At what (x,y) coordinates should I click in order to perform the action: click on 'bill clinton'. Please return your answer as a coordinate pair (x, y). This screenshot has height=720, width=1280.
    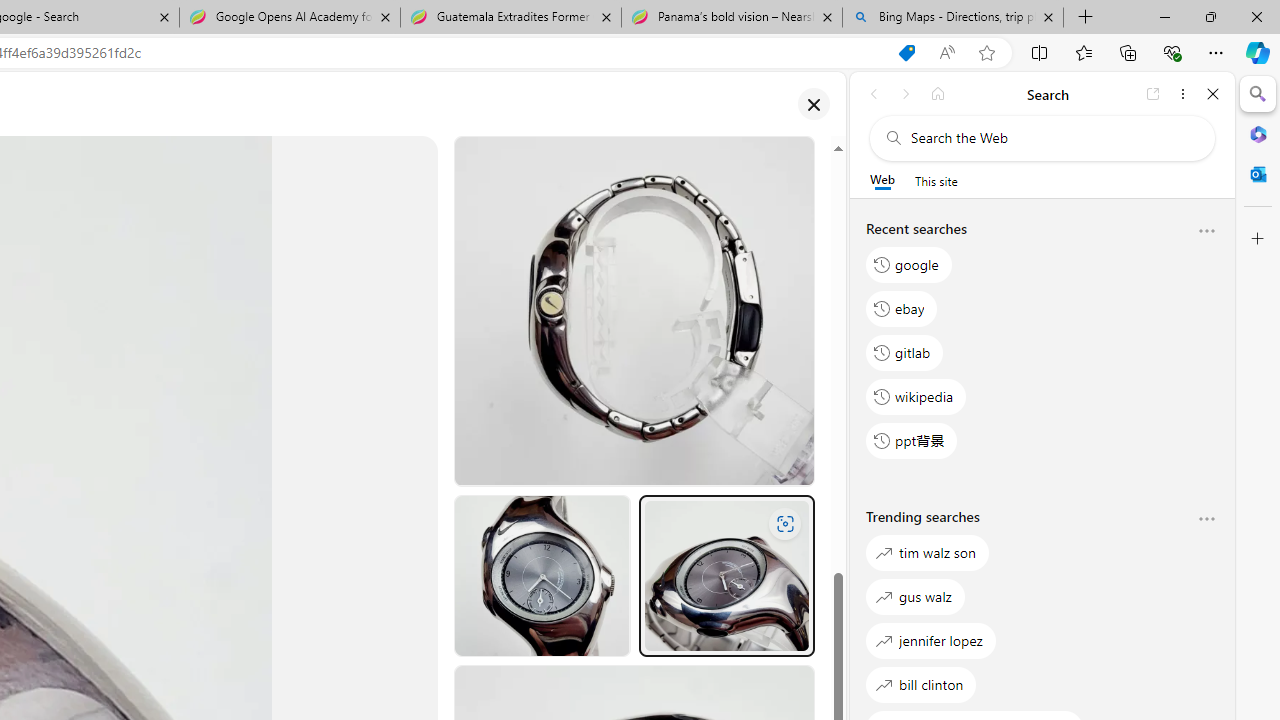
    Looking at the image, I should click on (920, 683).